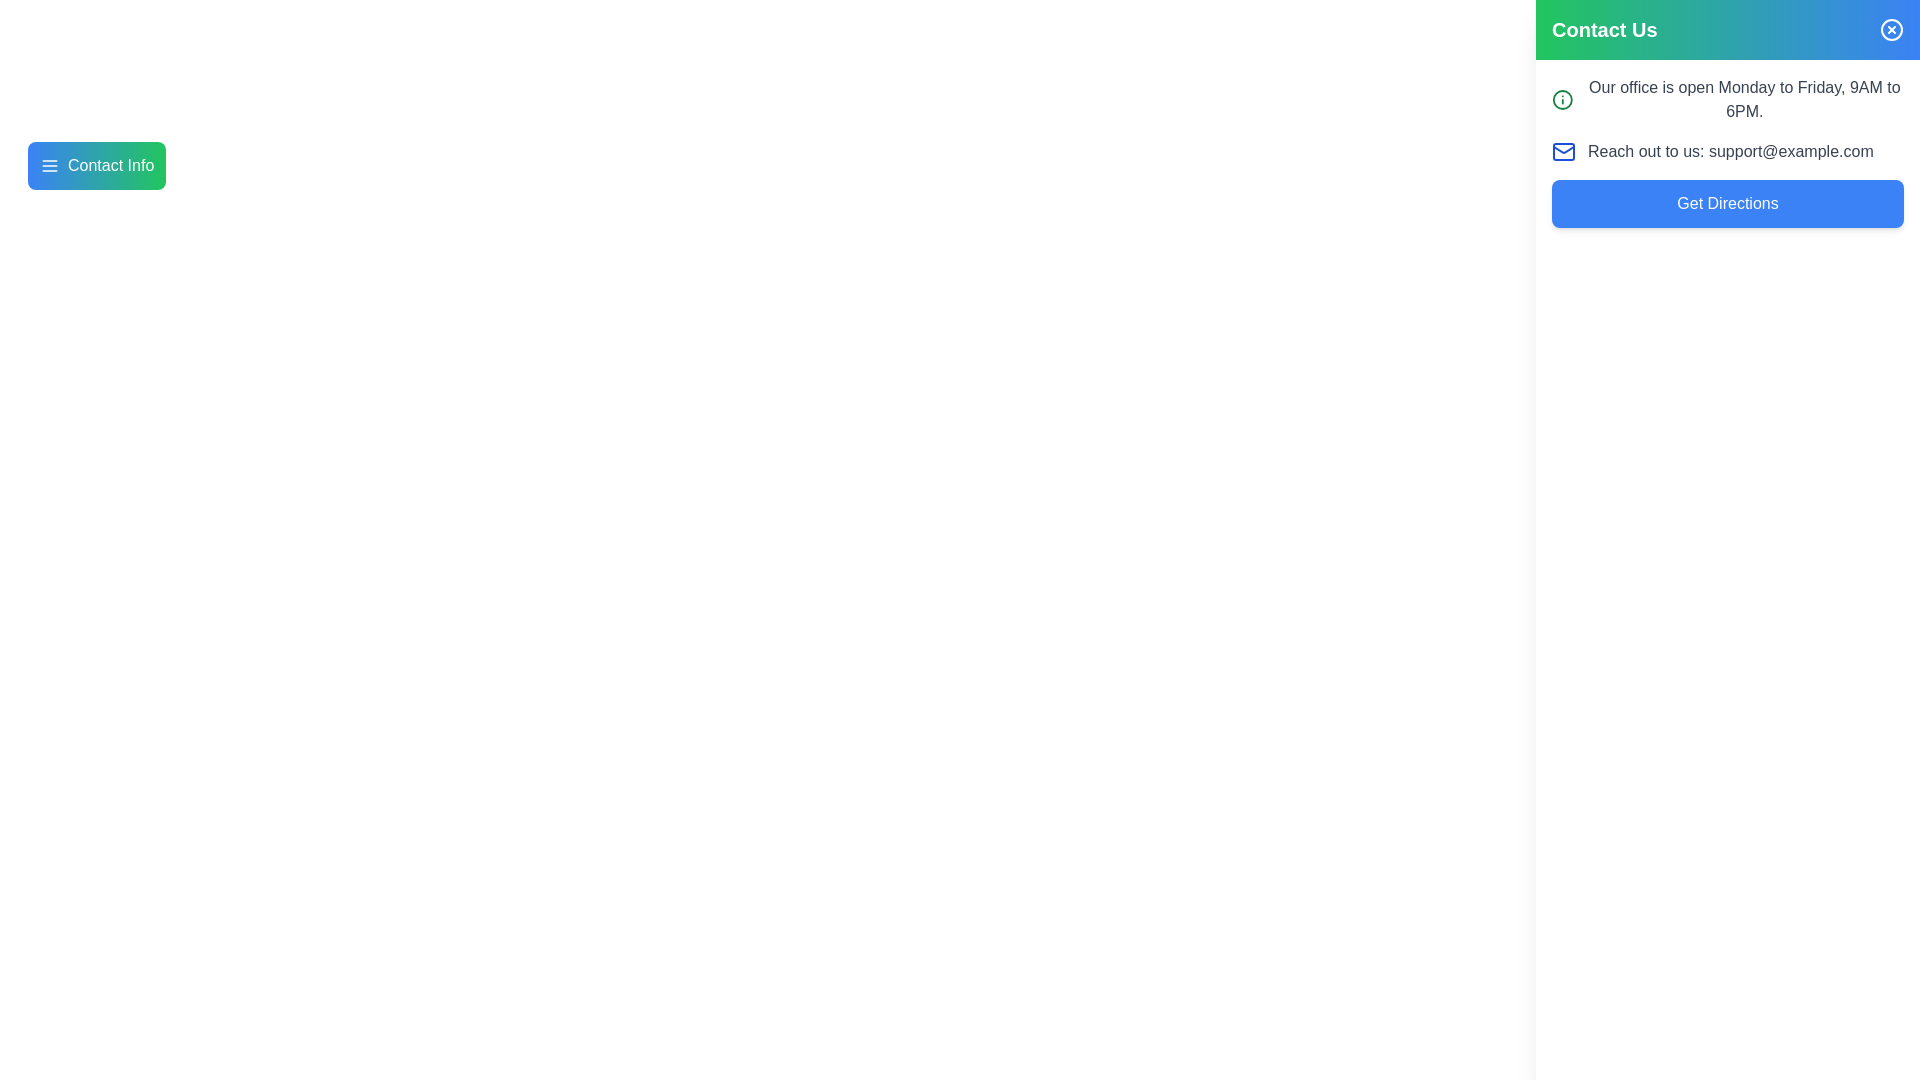 Image resolution: width=1920 pixels, height=1080 pixels. What do you see at coordinates (96, 164) in the screenshot?
I see `the rectangular button labeled 'Contact Info' with a gradient background and a menu icon` at bounding box center [96, 164].